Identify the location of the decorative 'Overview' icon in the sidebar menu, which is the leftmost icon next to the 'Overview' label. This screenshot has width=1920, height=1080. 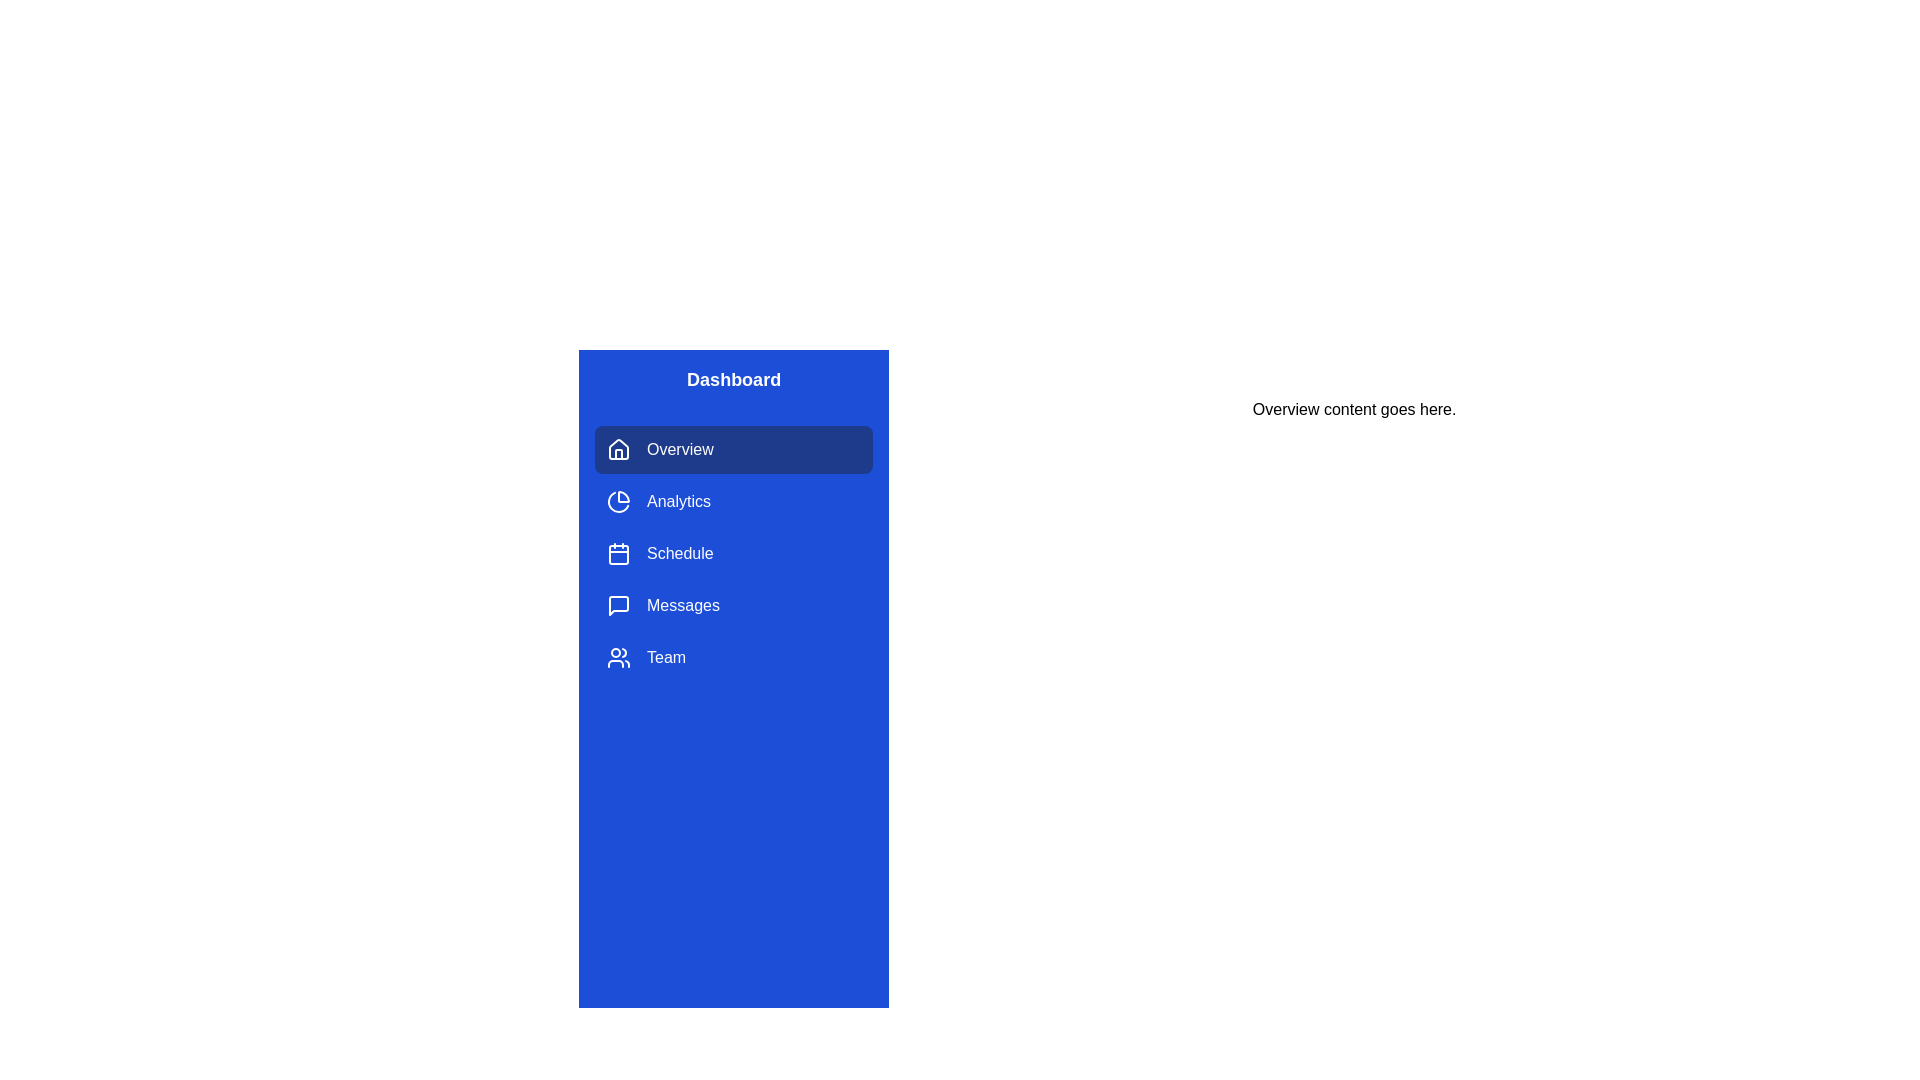
(618, 447).